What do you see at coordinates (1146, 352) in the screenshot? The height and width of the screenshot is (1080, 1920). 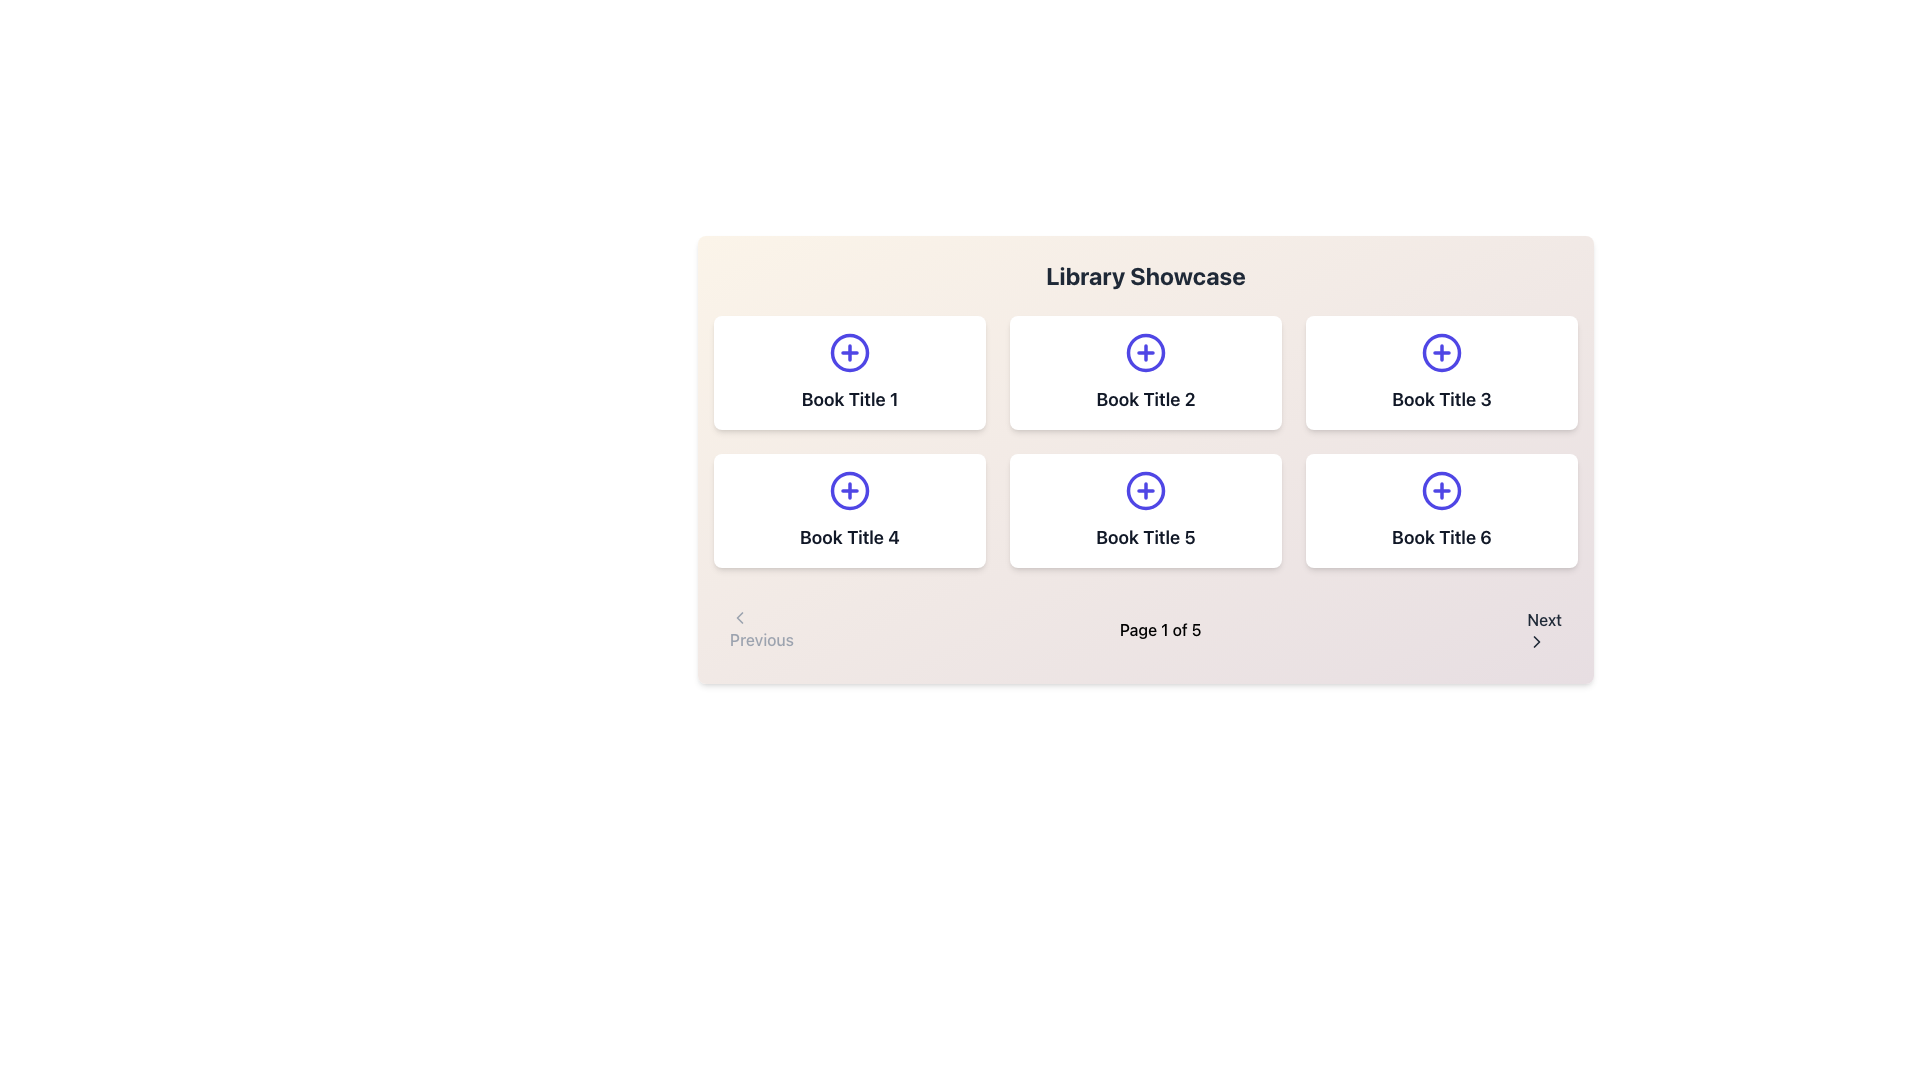 I see `the icon in the second panel of the interface grid labeled 'Book Title 2'` at bounding box center [1146, 352].